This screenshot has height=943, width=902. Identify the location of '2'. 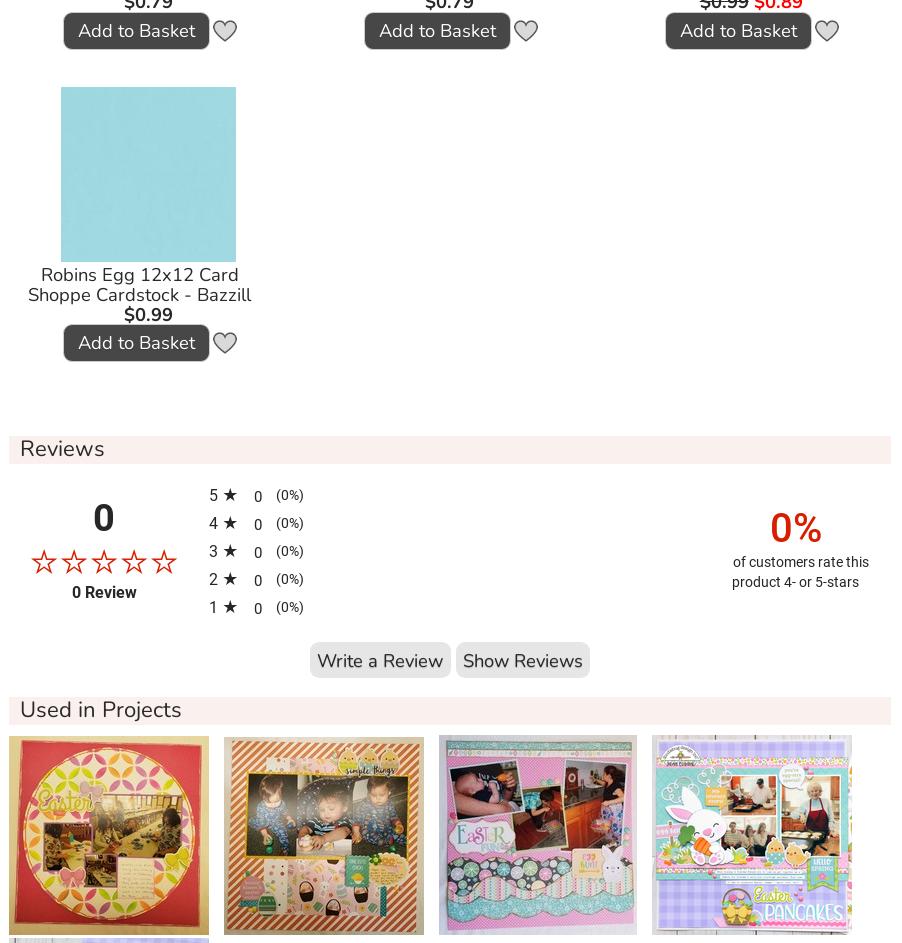
(214, 578).